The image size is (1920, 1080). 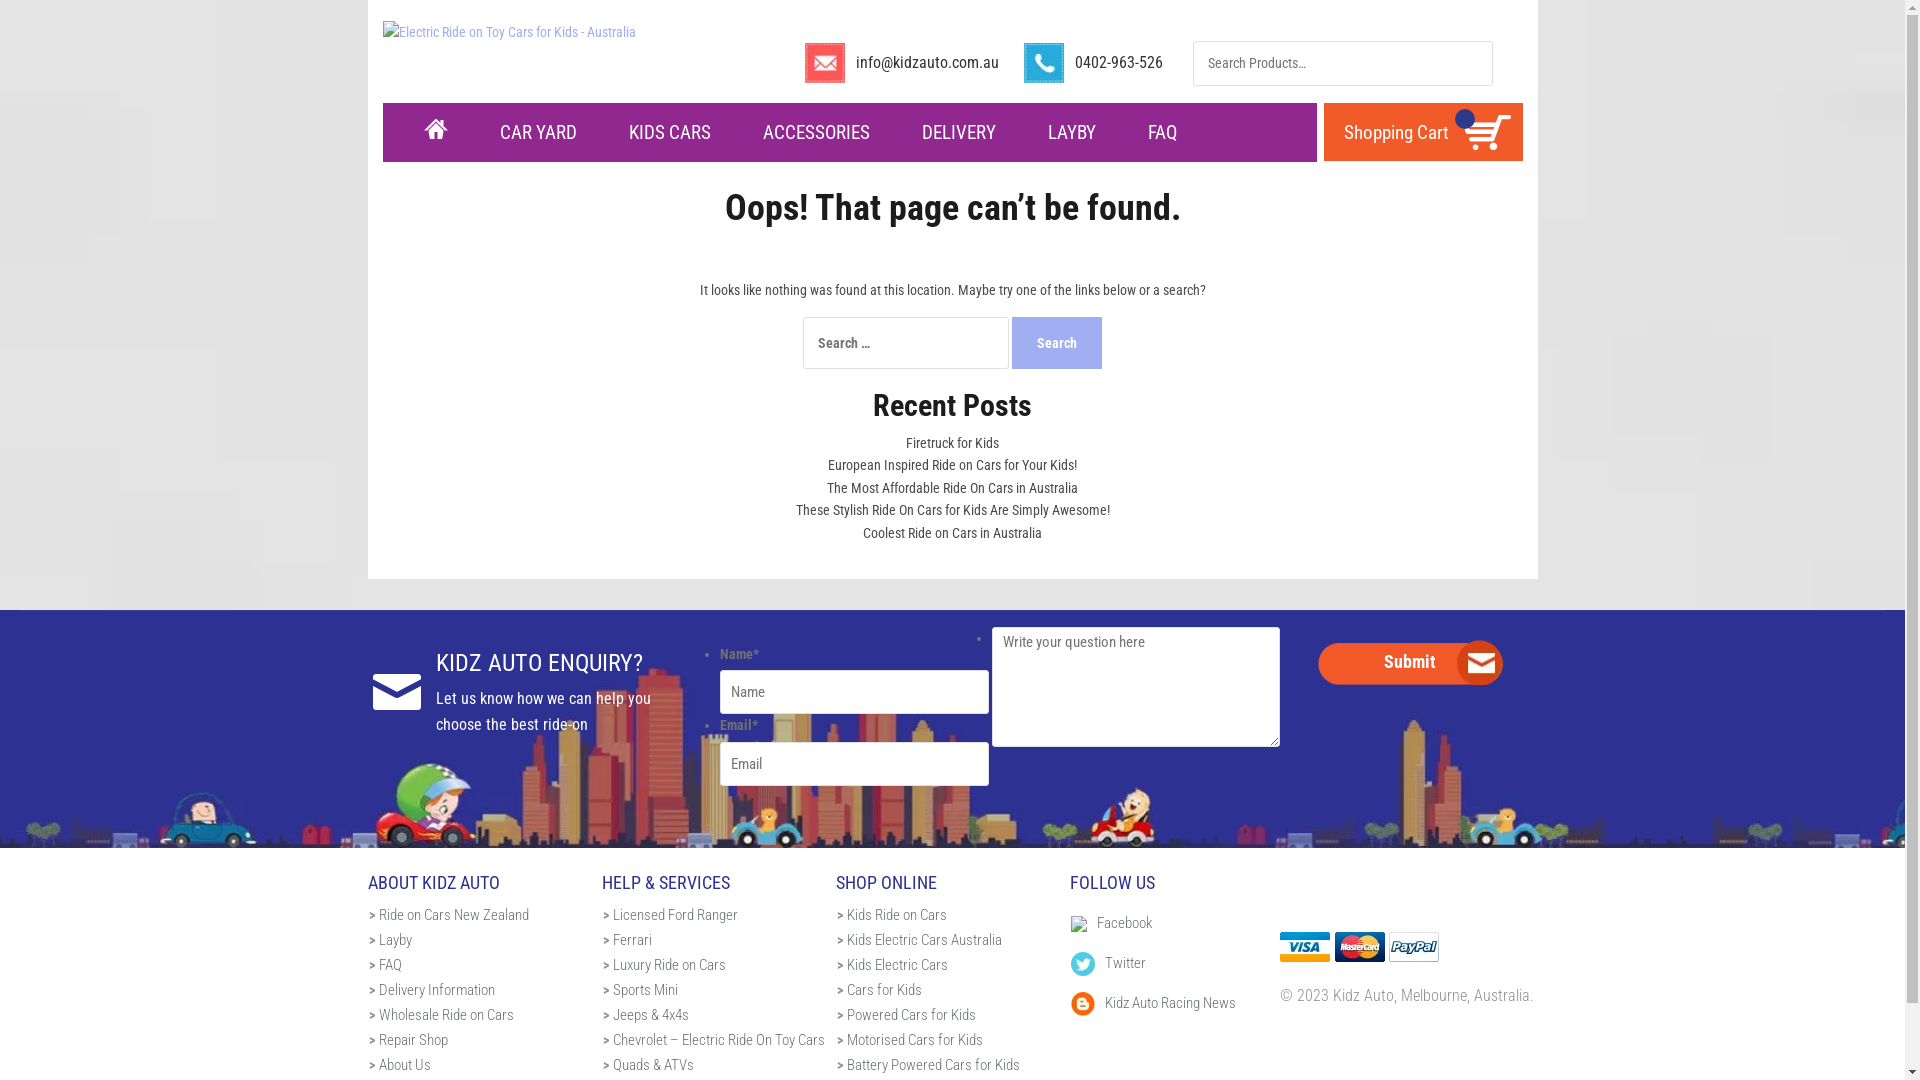 I want to click on 'The Most Affordable Ride On Cars in Australia', so click(x=951, y=488).